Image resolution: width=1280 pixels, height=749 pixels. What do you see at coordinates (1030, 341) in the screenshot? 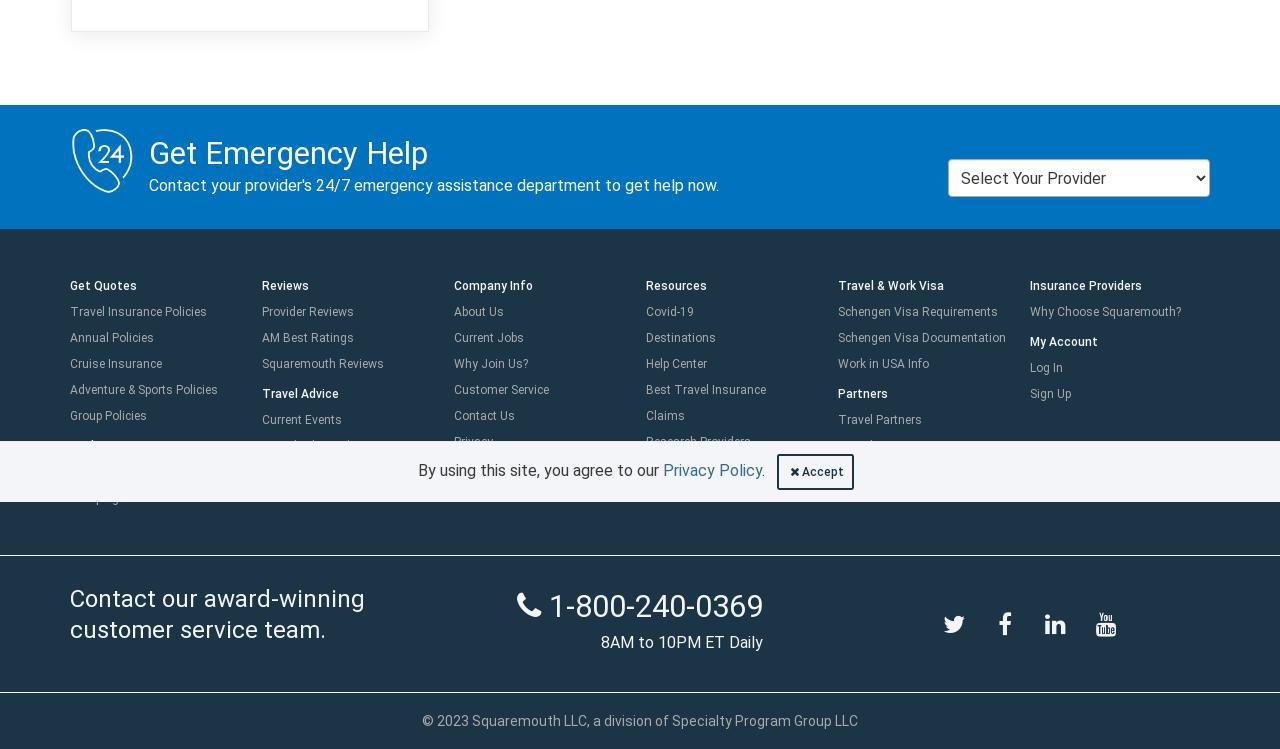
I see `'My Account'` at bounding box center [1030, 341].